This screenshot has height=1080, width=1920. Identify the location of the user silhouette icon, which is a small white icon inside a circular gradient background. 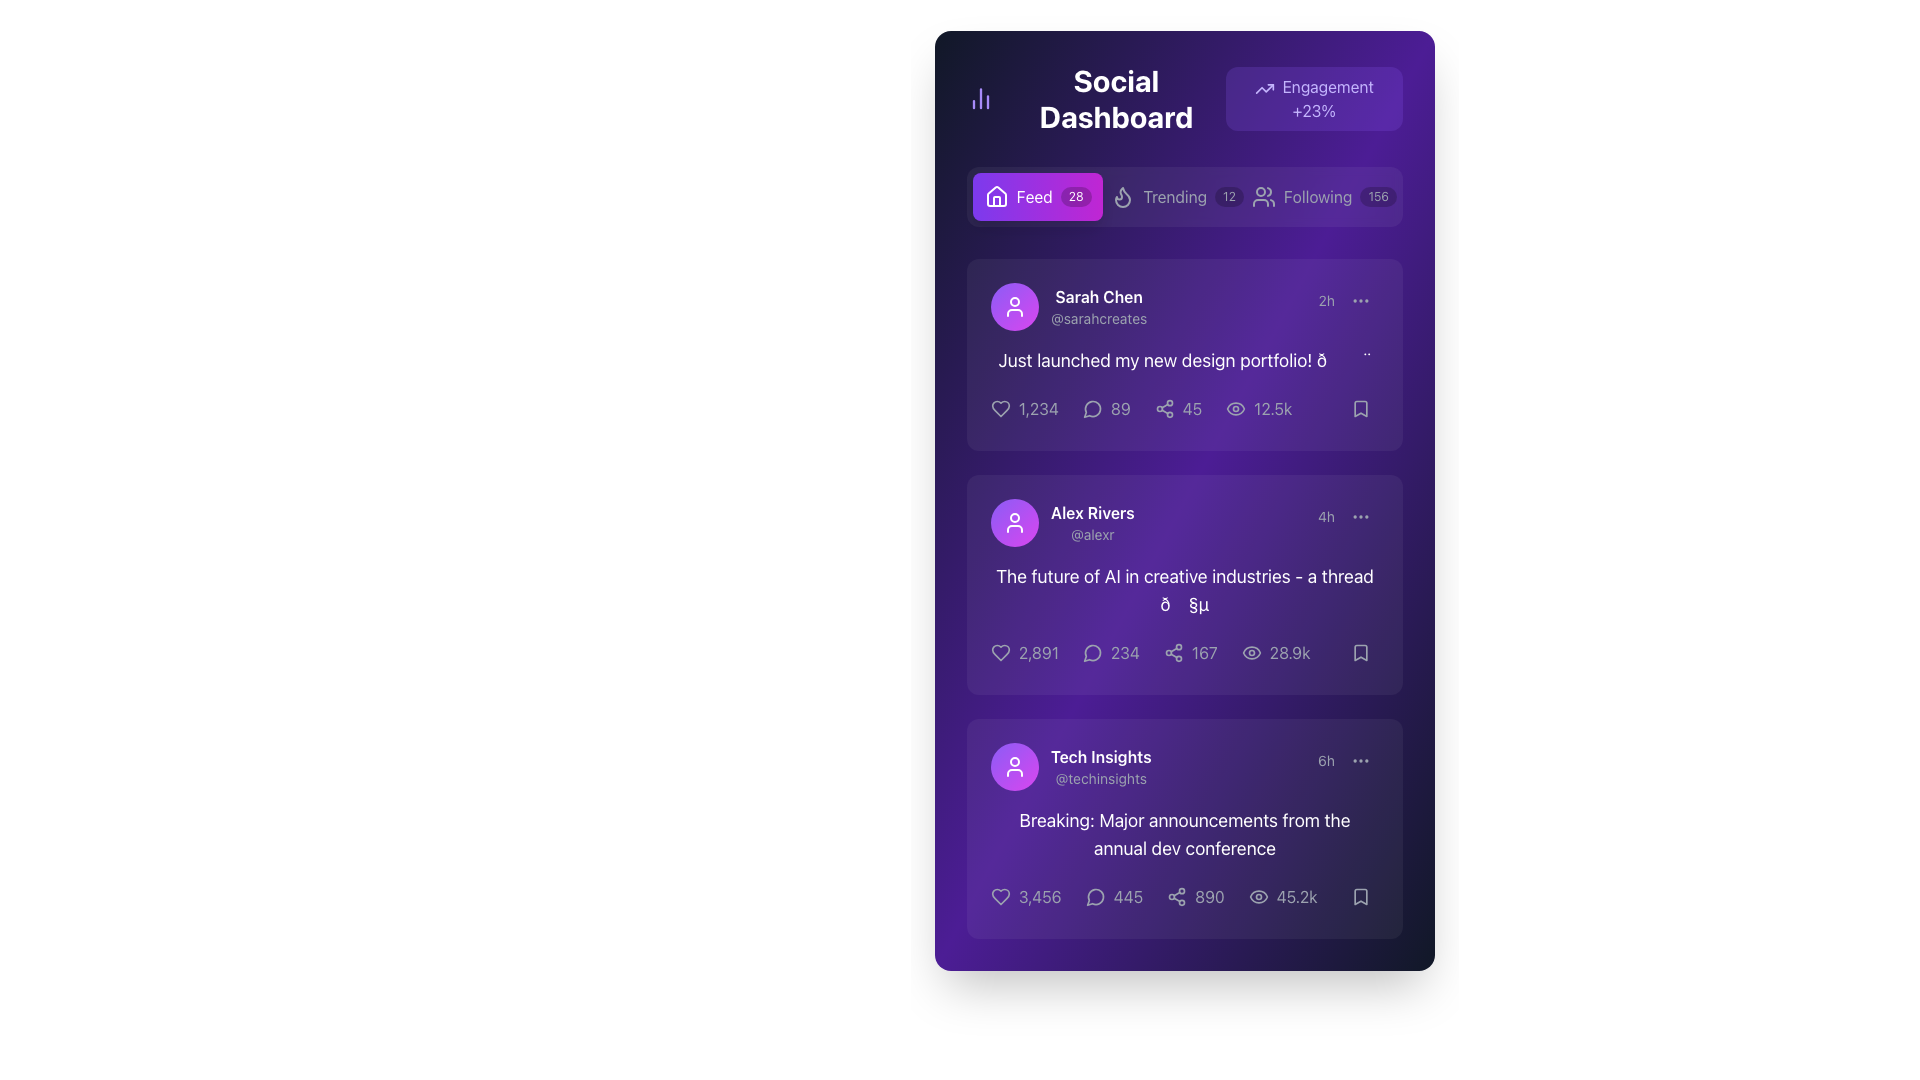
(1014, 307).